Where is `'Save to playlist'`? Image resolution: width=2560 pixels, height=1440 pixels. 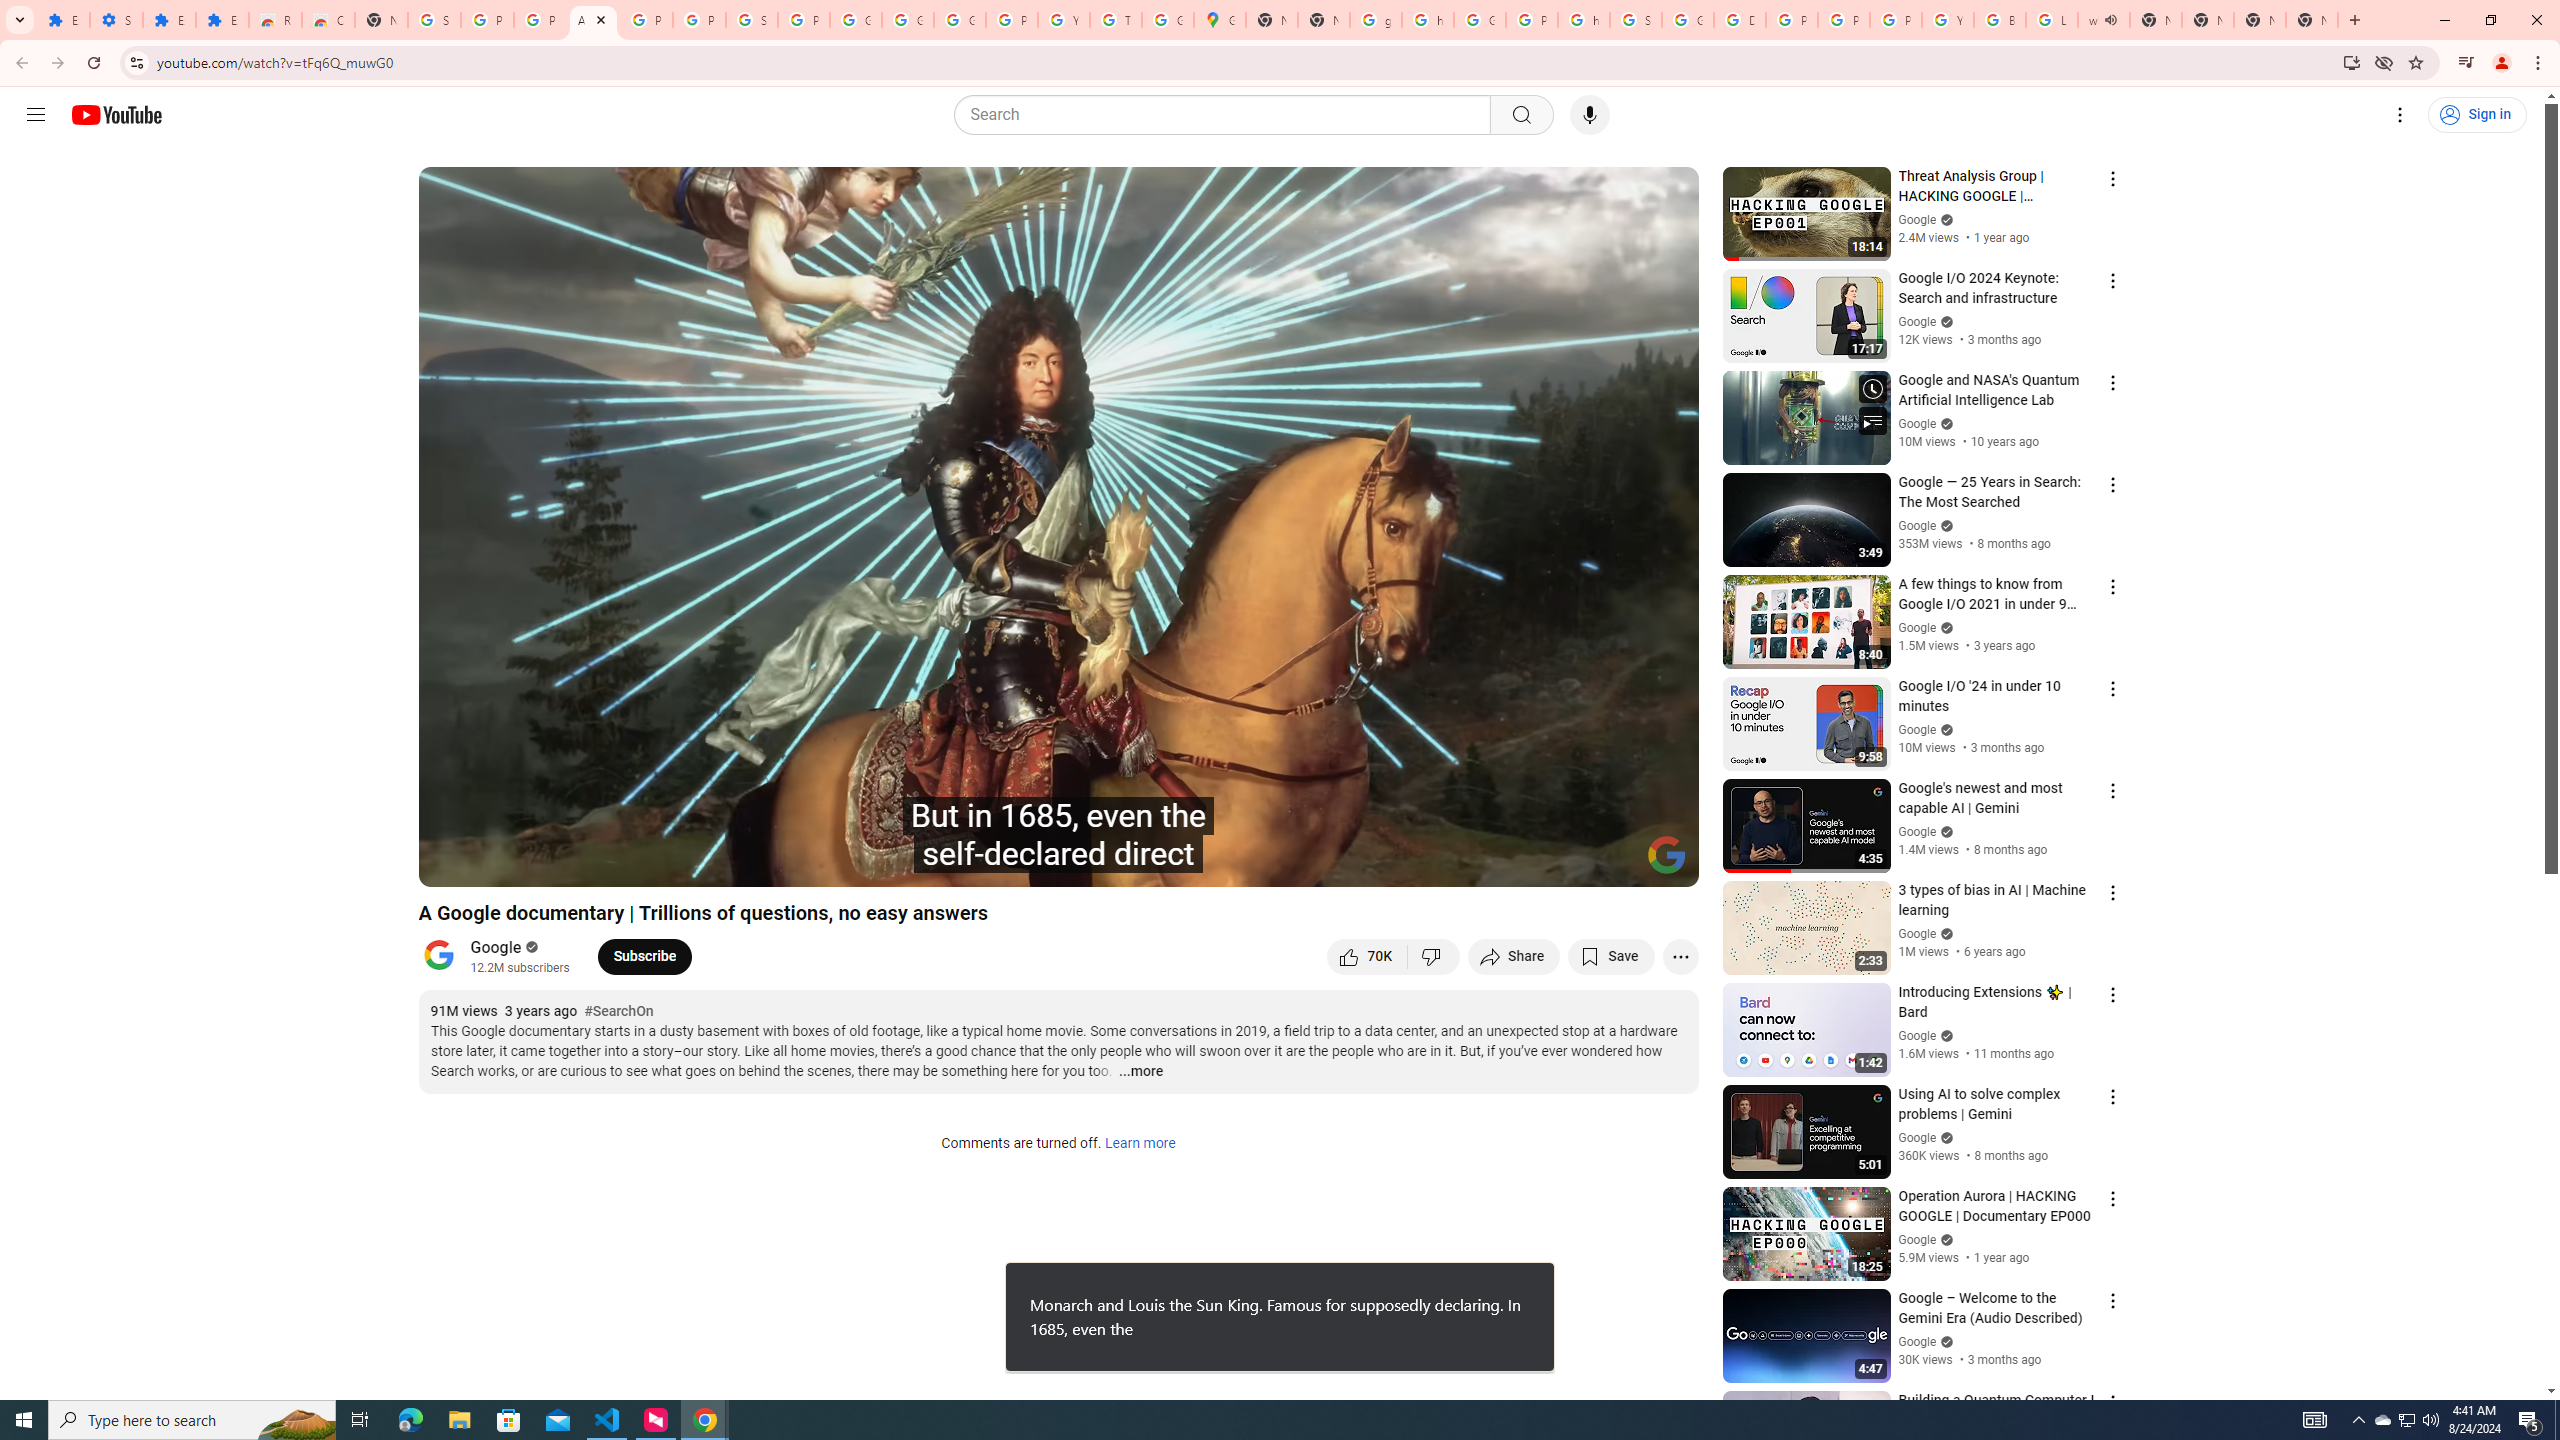
'Save to playlist' is located at coordinates (1610, 955).